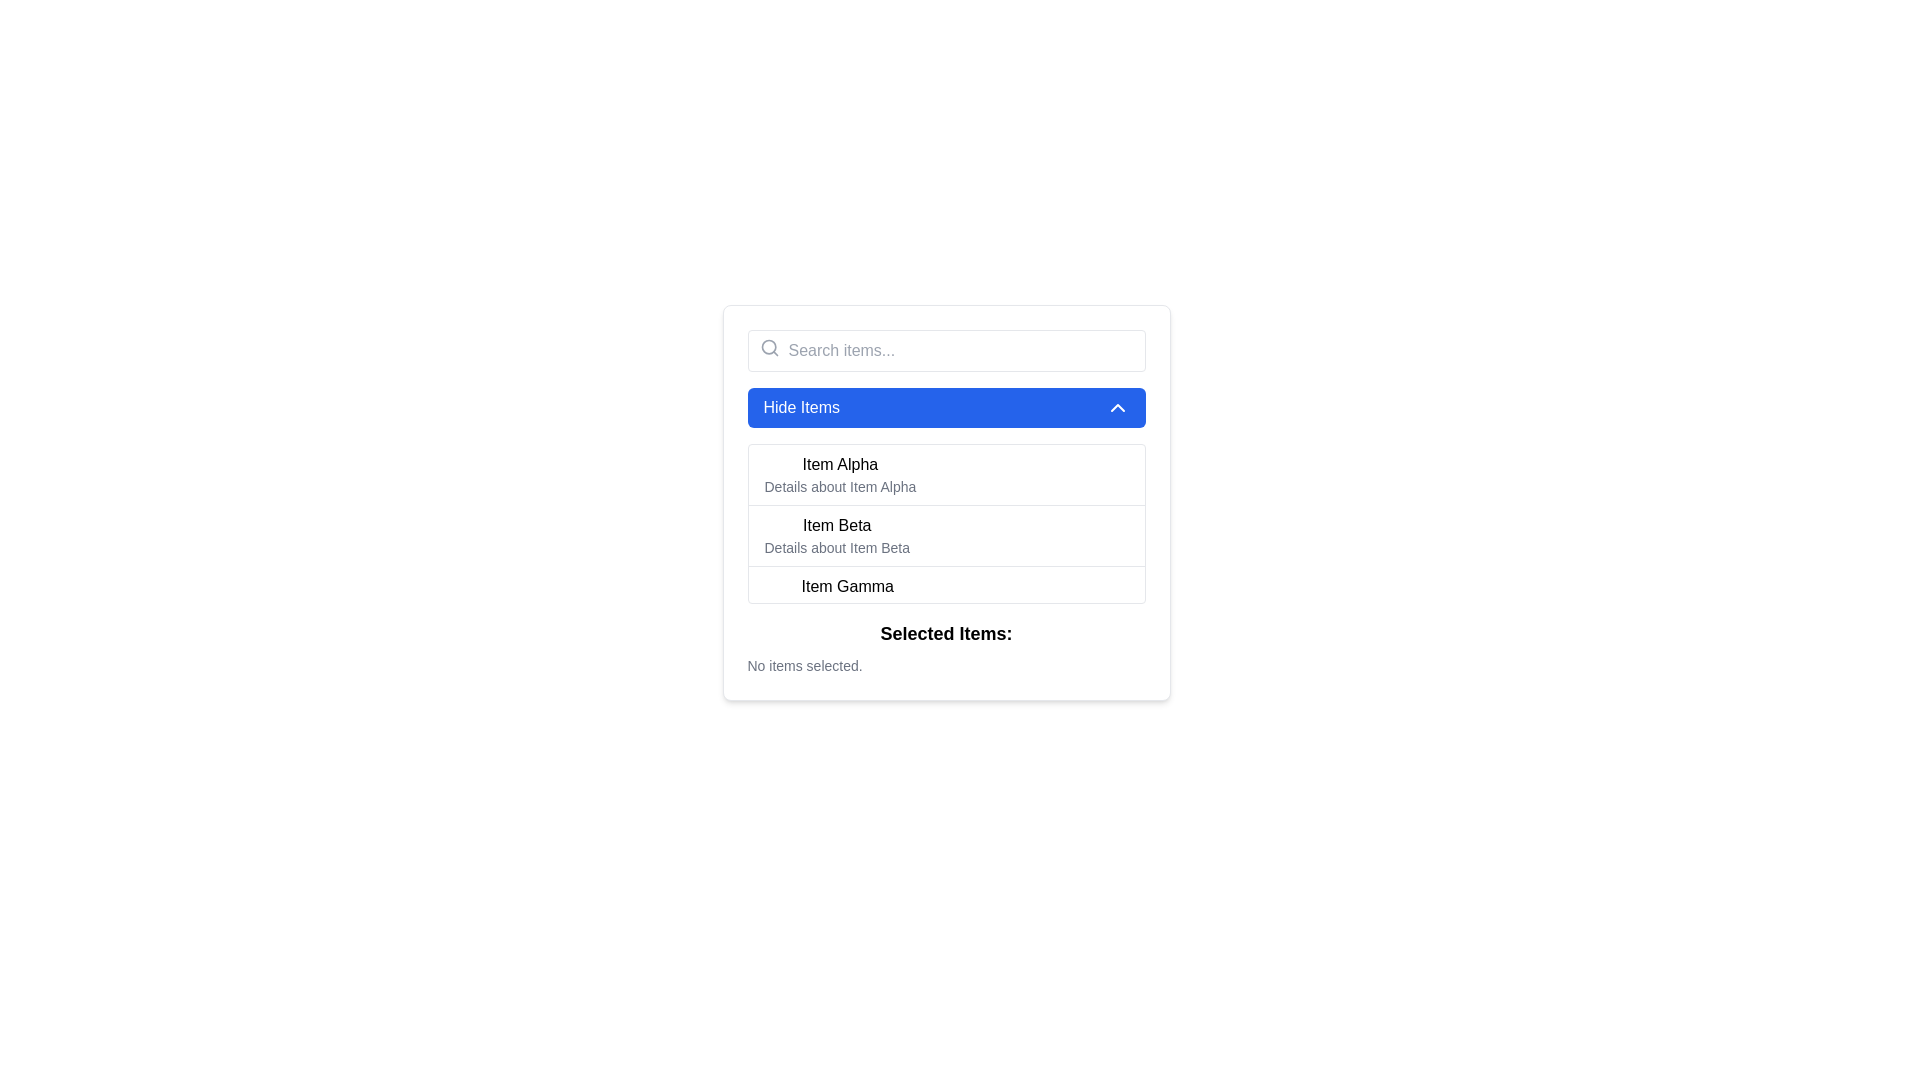 This screenshot has height=1080, width=1920. I want to click on the search icon located to the left of the search input field, which signifies a search action, so click(768, 346).